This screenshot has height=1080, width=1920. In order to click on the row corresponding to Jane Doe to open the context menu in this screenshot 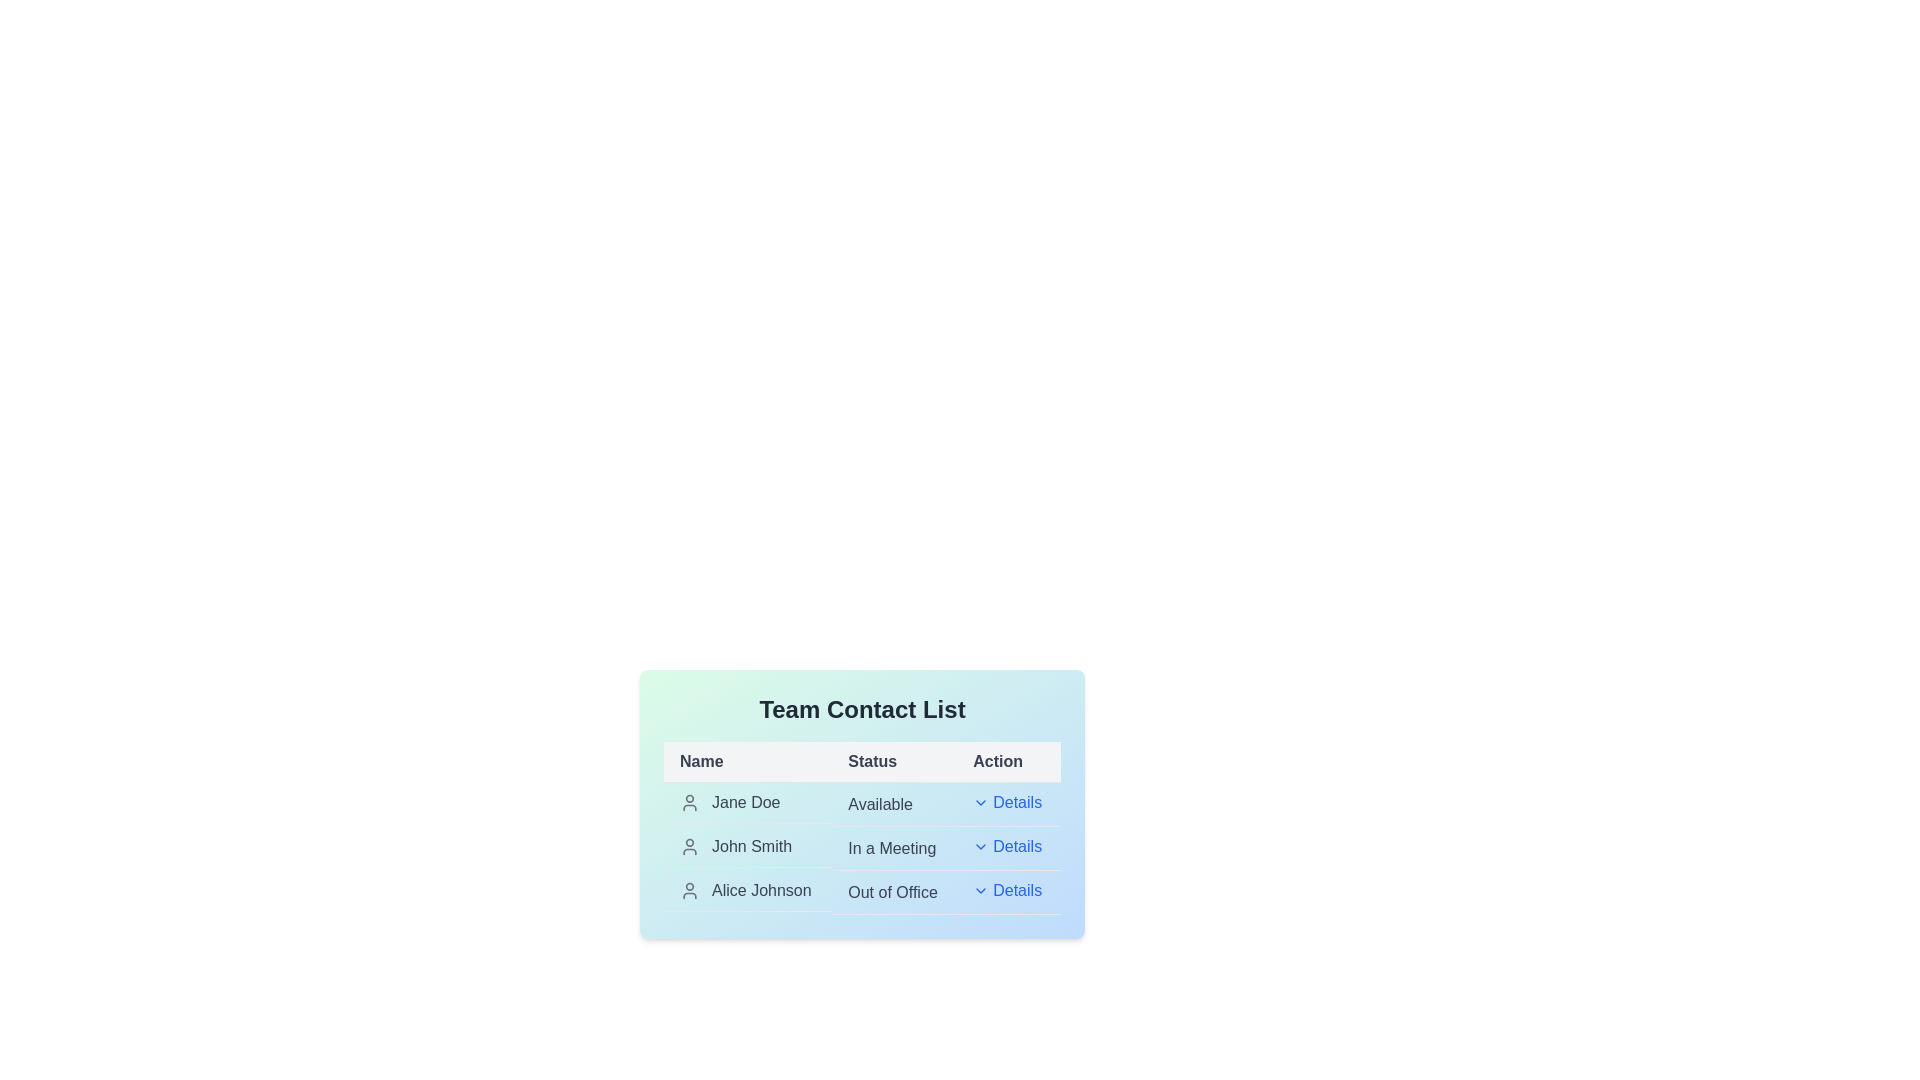, I will do `click(747, 802)`.